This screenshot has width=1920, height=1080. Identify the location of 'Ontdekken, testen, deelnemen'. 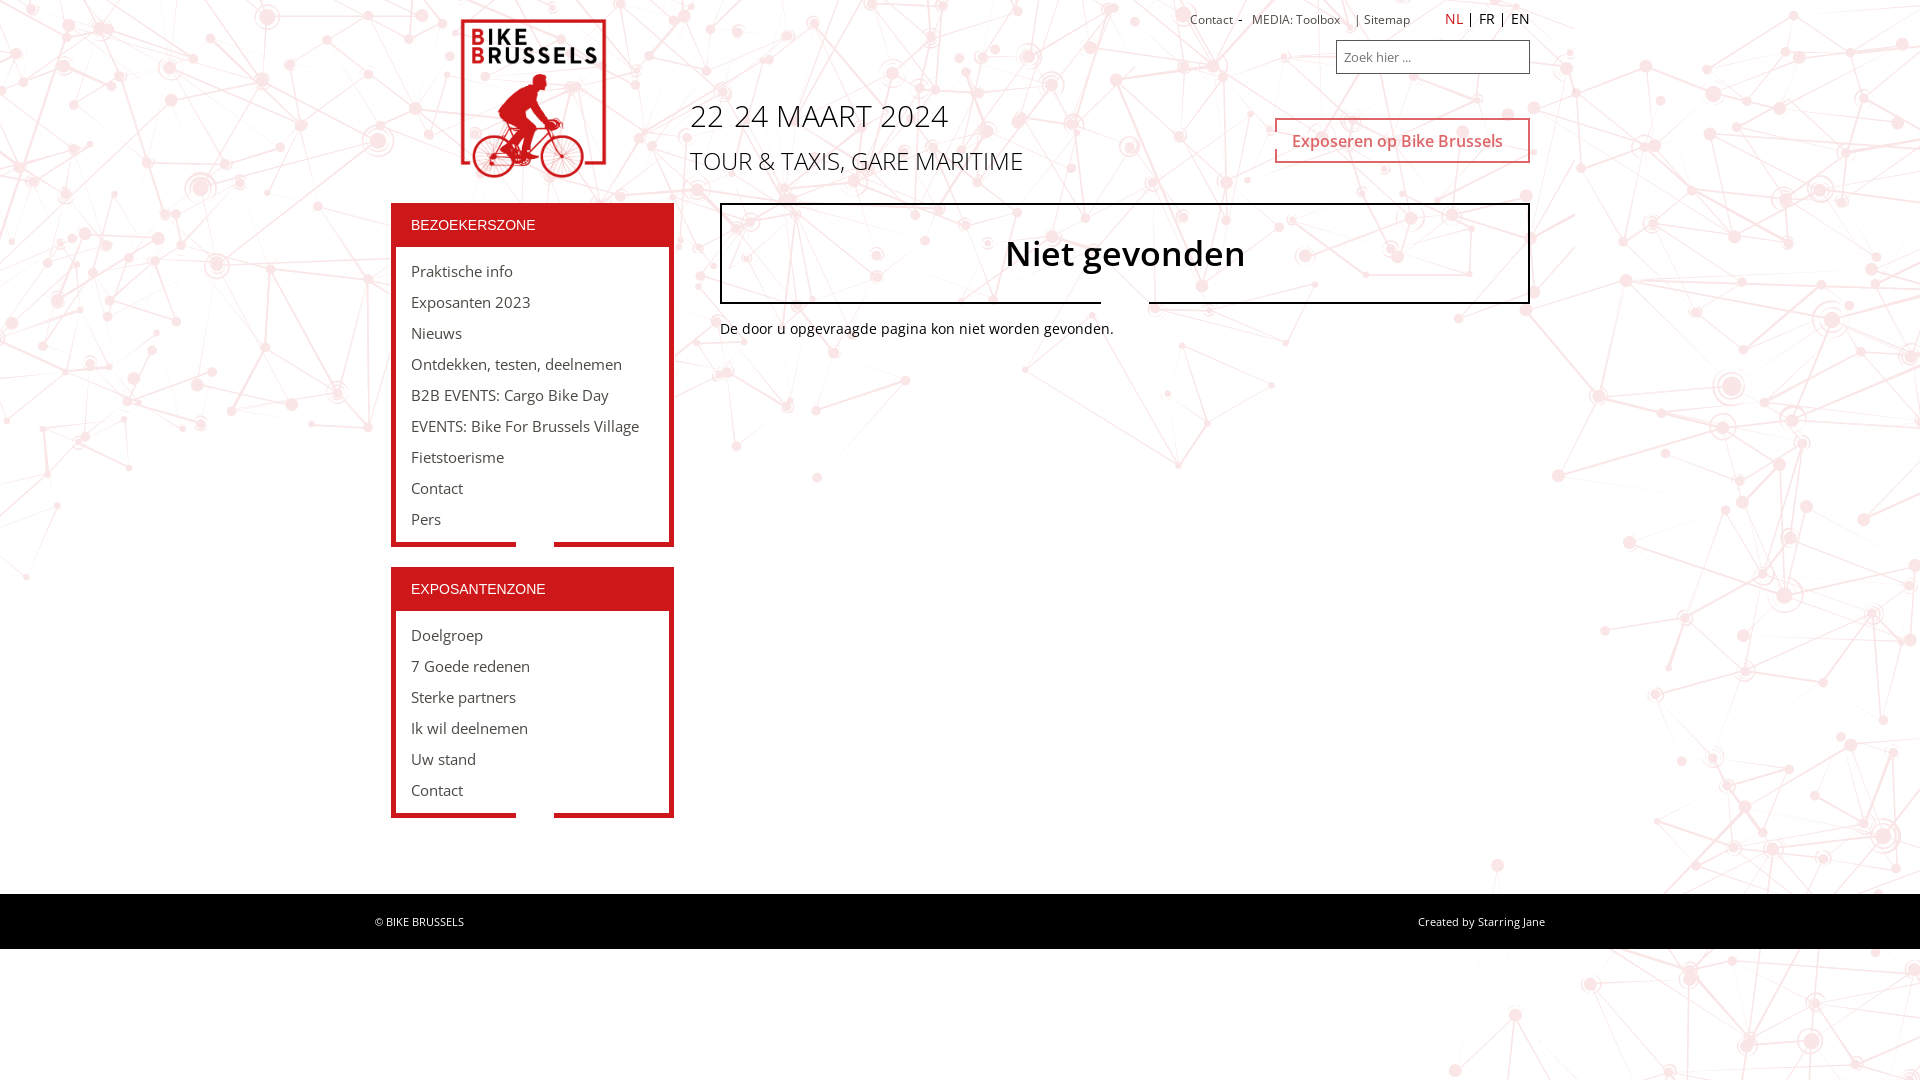
(532, 364).